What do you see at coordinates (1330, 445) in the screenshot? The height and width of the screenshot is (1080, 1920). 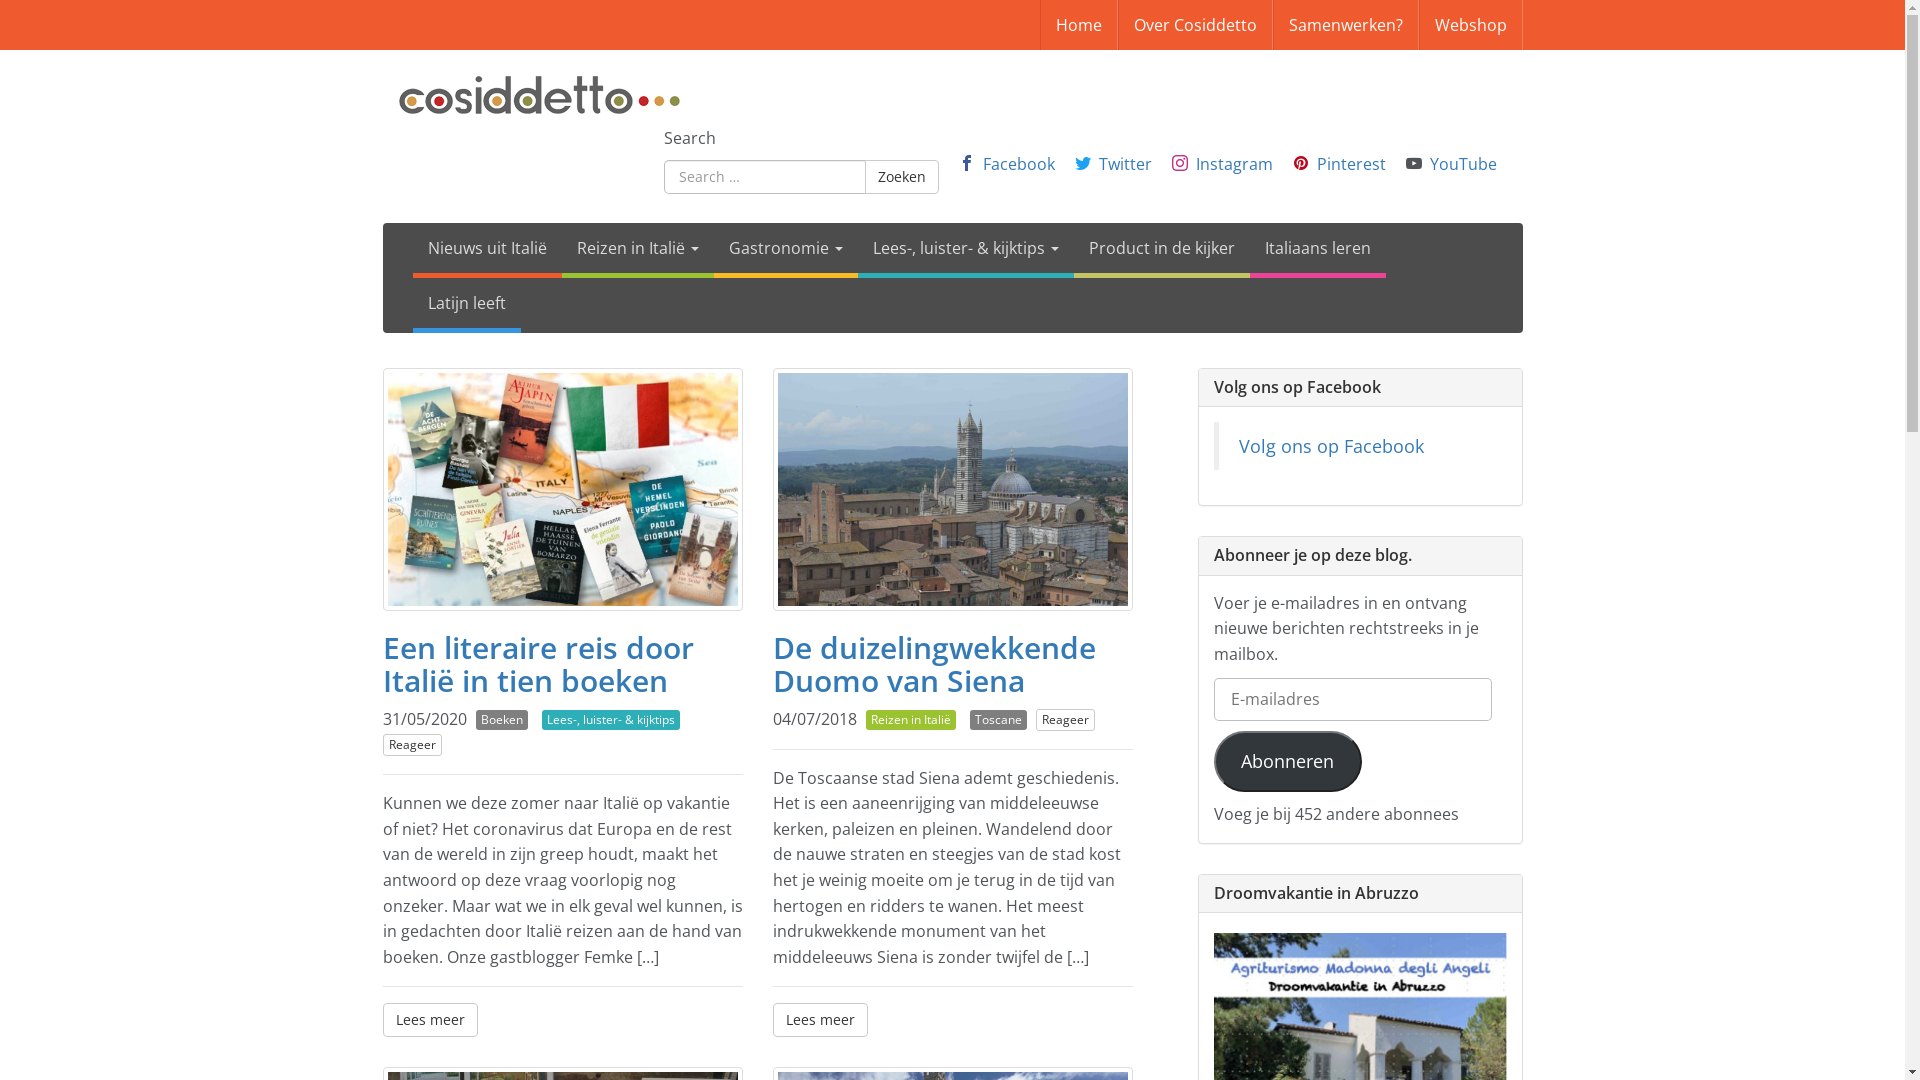 I see `'Volg ons op Facebook'` at bounding box center [1330, 445].